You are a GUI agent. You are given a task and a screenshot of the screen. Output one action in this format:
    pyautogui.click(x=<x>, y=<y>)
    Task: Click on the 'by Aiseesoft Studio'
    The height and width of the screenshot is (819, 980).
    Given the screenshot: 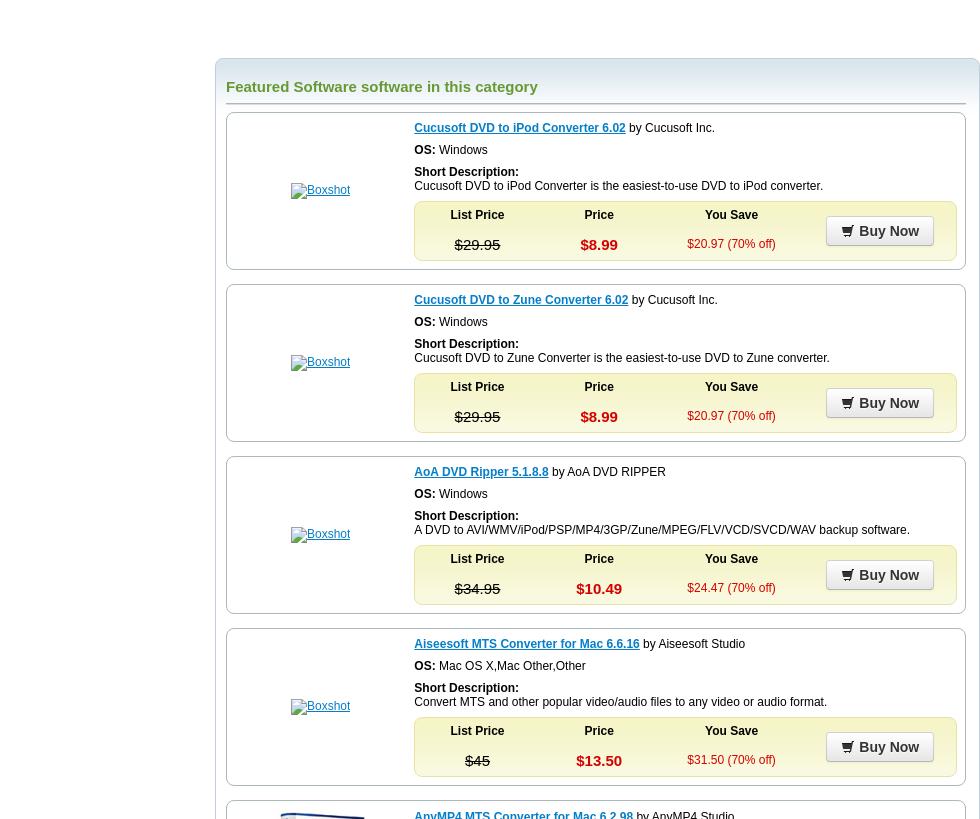 What is the action you would take?
    pyautogui.click(x=691, y=642)
    